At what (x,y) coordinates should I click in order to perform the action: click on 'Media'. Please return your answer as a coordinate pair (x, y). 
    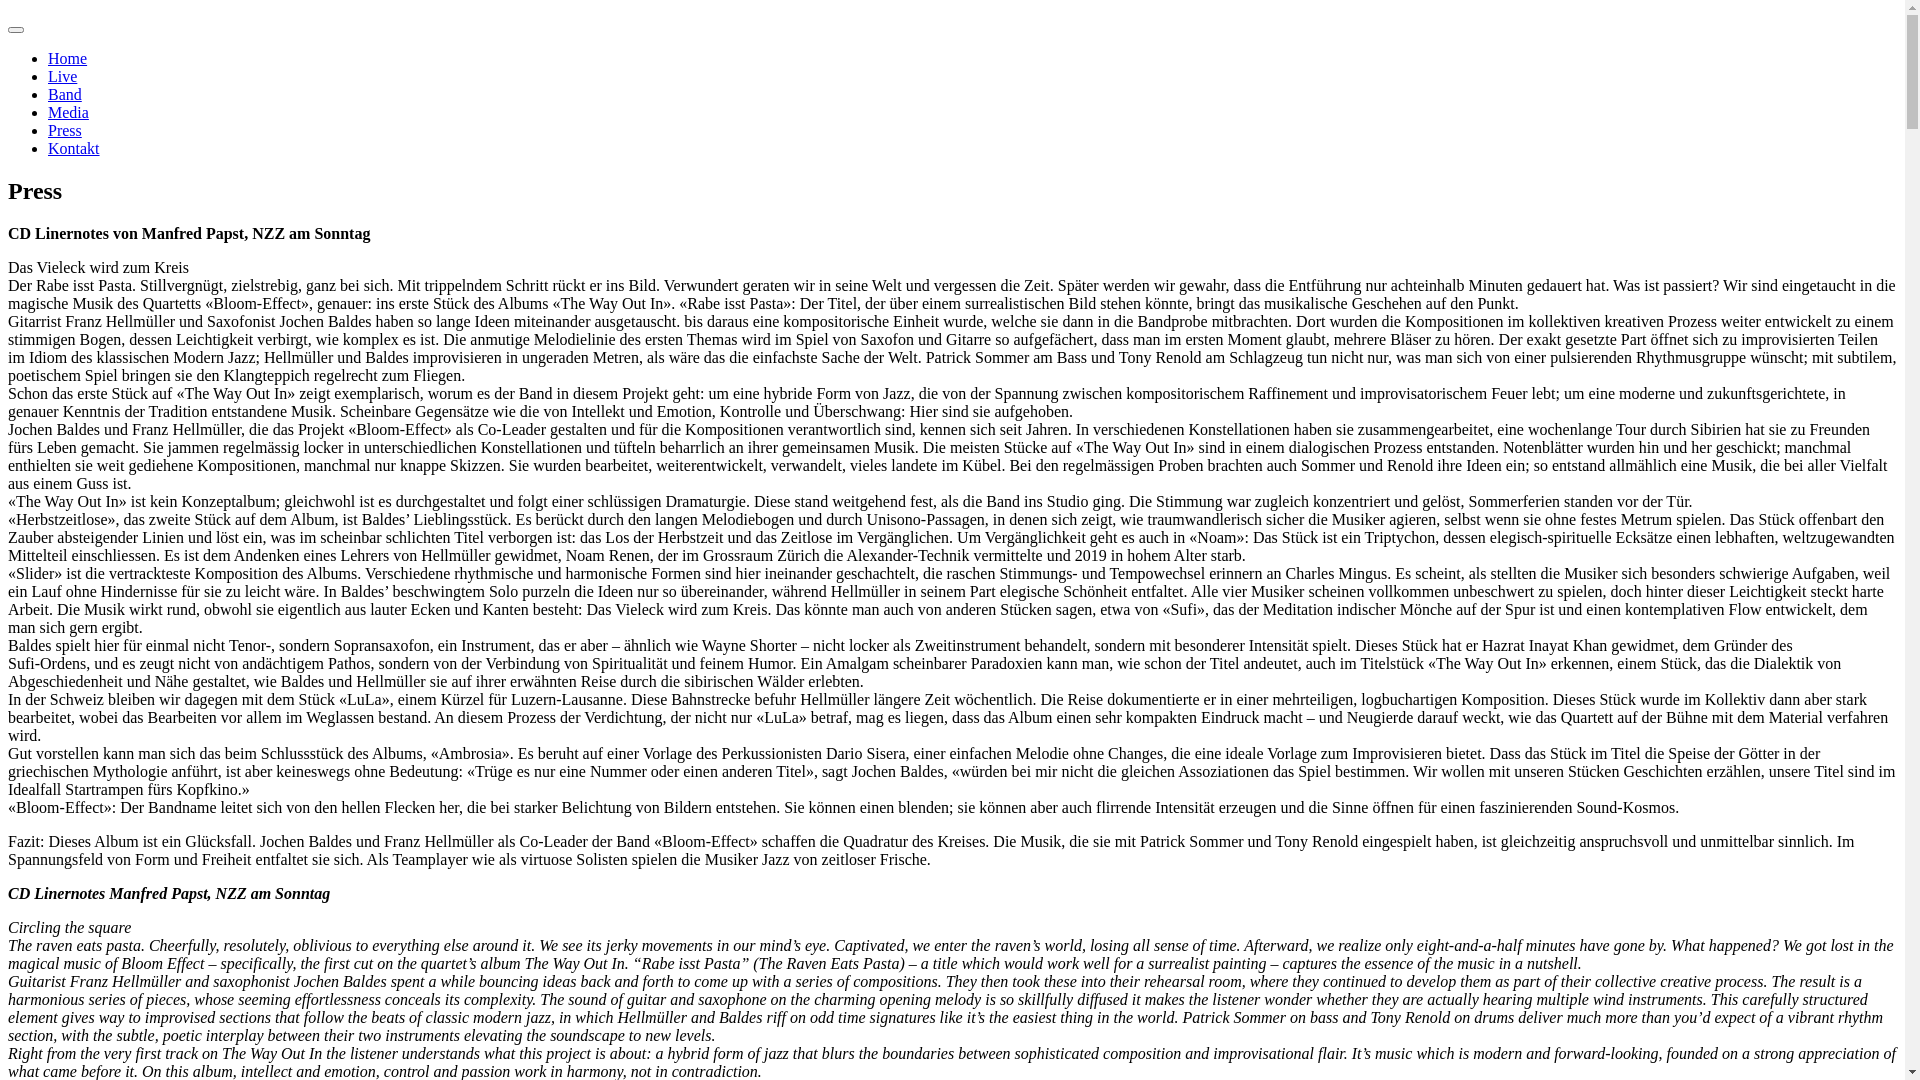
    Looking at the image, I should click on (68, 112).